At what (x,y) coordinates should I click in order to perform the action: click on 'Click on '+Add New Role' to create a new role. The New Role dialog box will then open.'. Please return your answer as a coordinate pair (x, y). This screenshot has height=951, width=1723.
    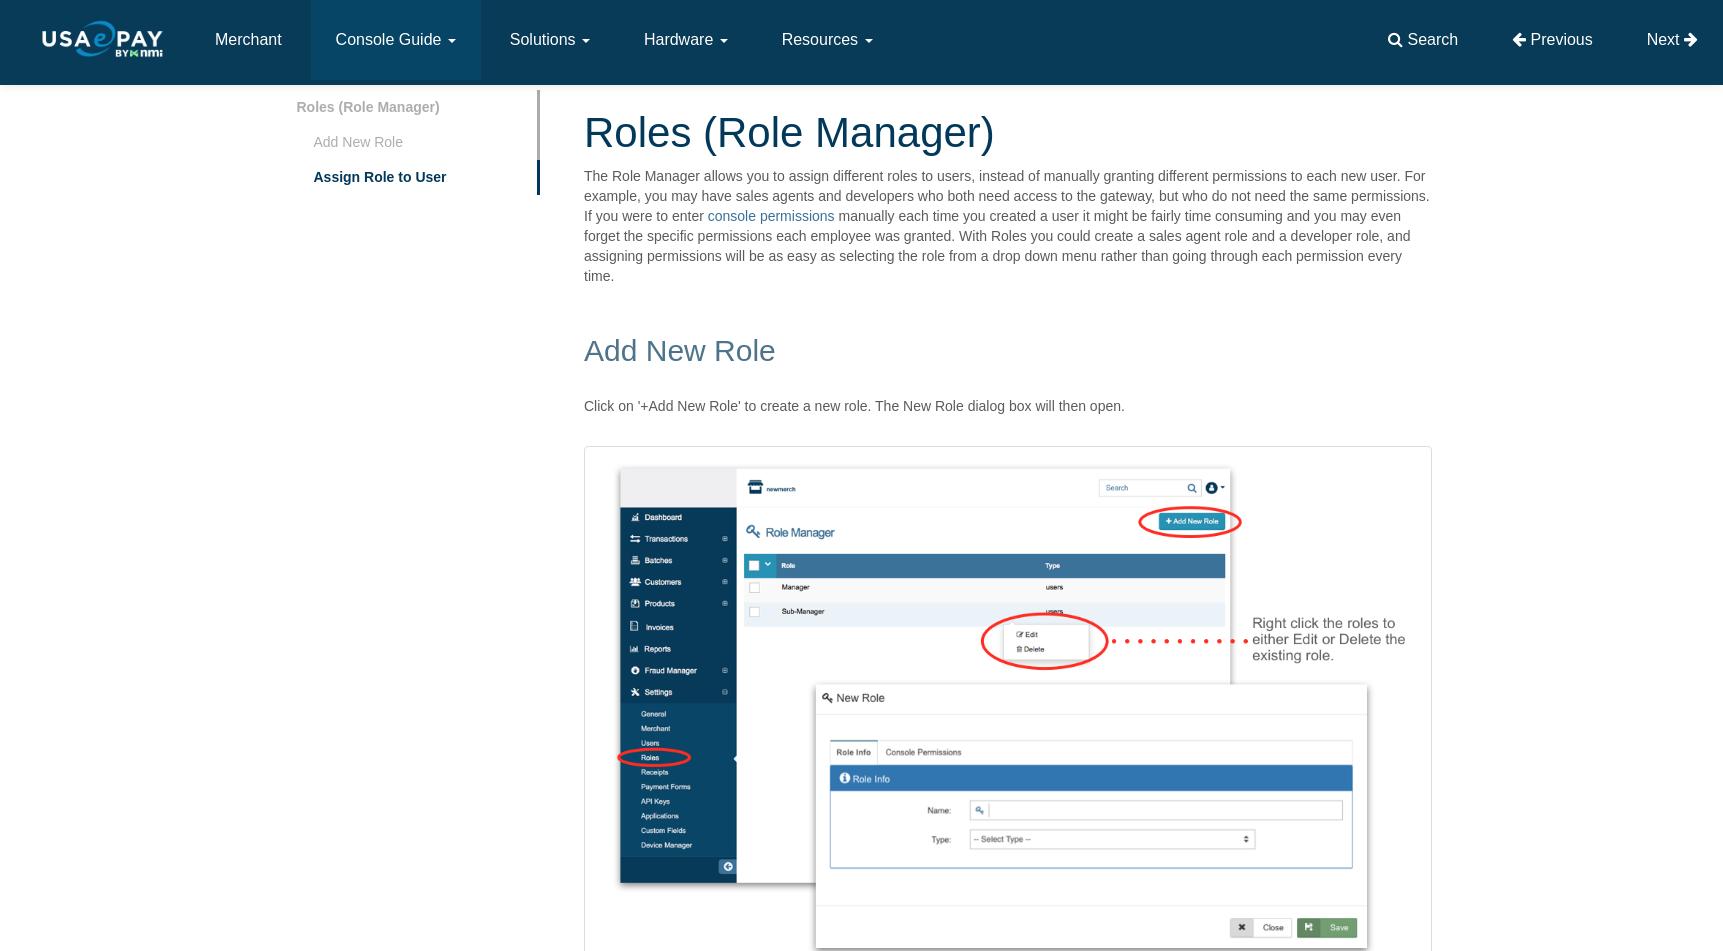
    Looking at the image, I should click on (853, 405).